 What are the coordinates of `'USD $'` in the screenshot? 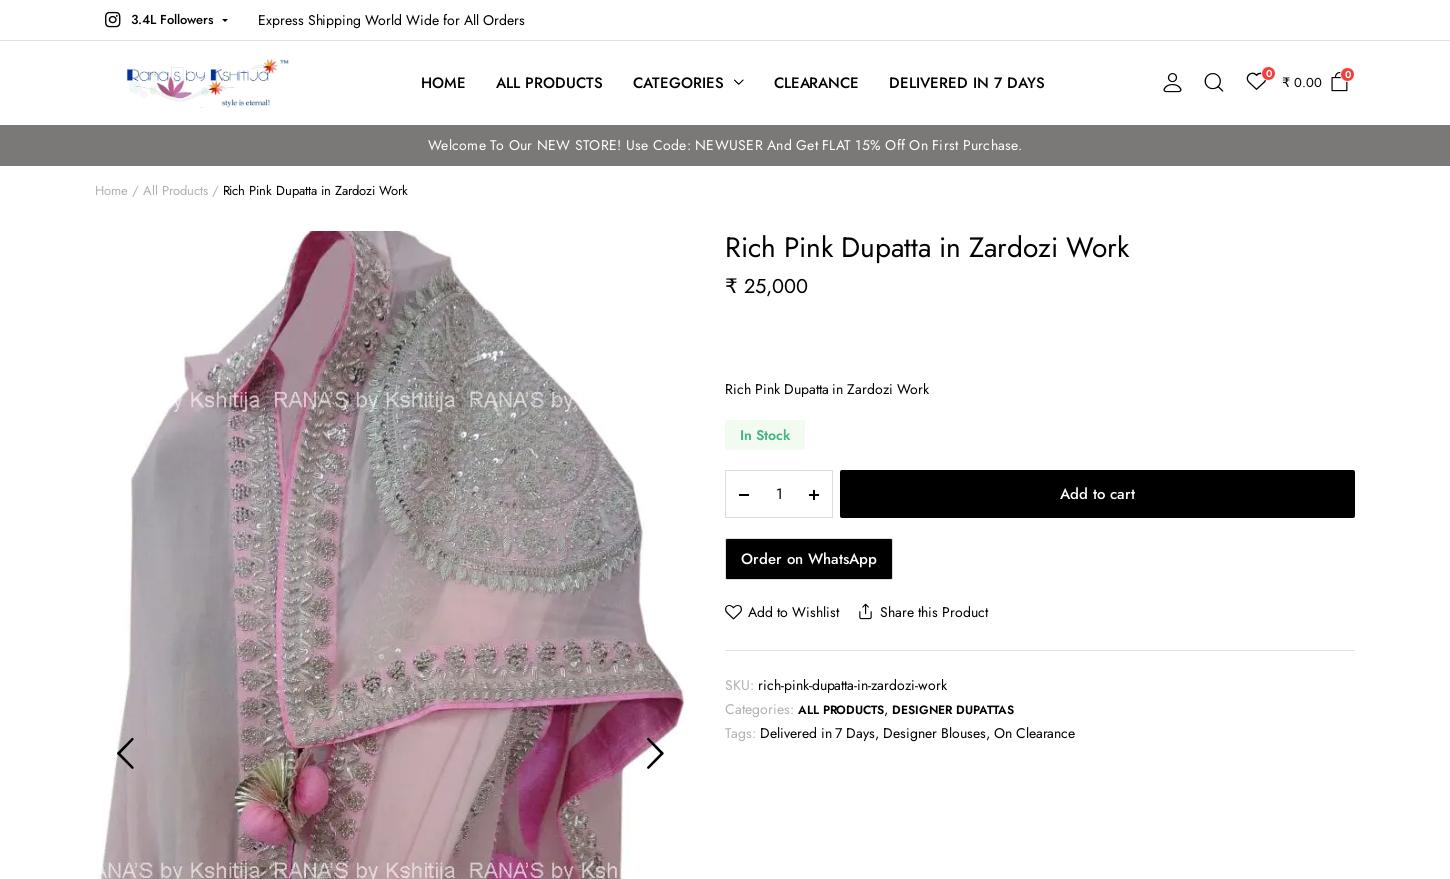 It's located at (1411, 115).